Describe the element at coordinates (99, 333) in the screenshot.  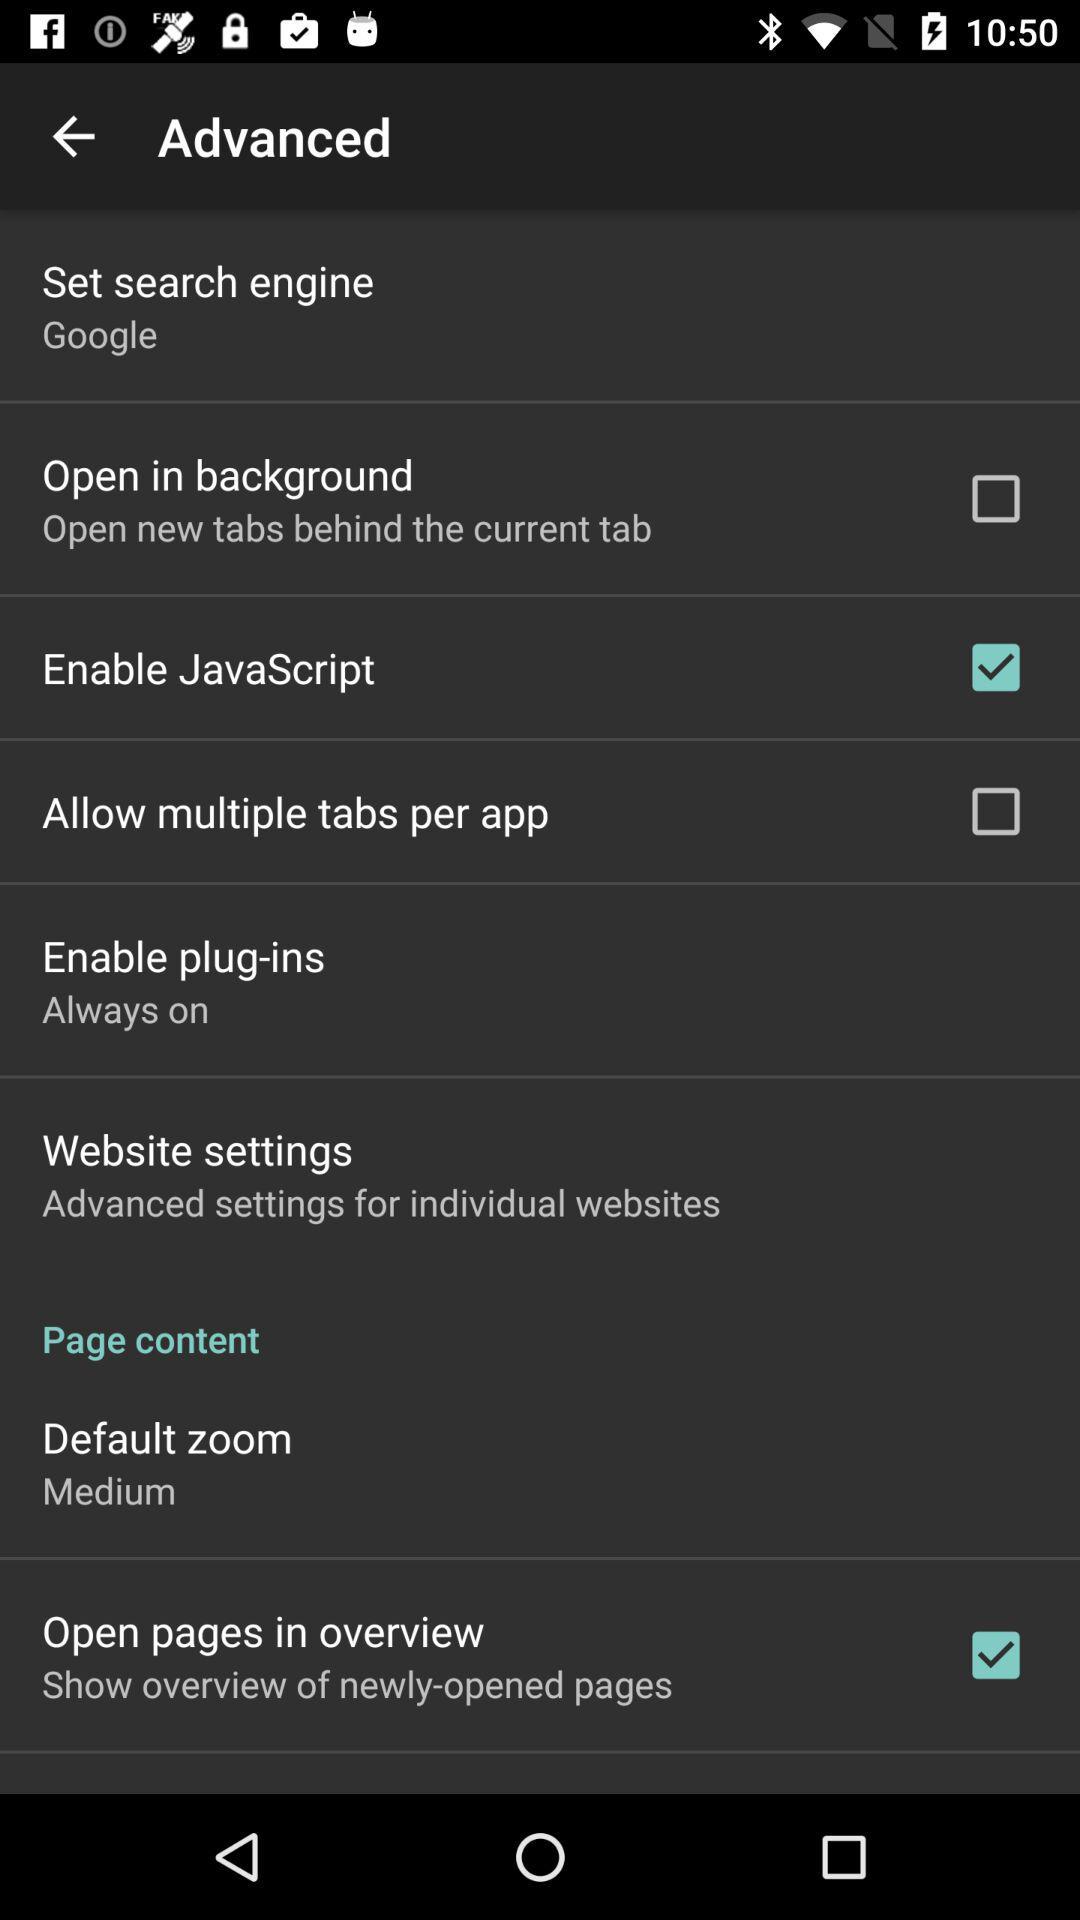
I see `the google app` at that location.